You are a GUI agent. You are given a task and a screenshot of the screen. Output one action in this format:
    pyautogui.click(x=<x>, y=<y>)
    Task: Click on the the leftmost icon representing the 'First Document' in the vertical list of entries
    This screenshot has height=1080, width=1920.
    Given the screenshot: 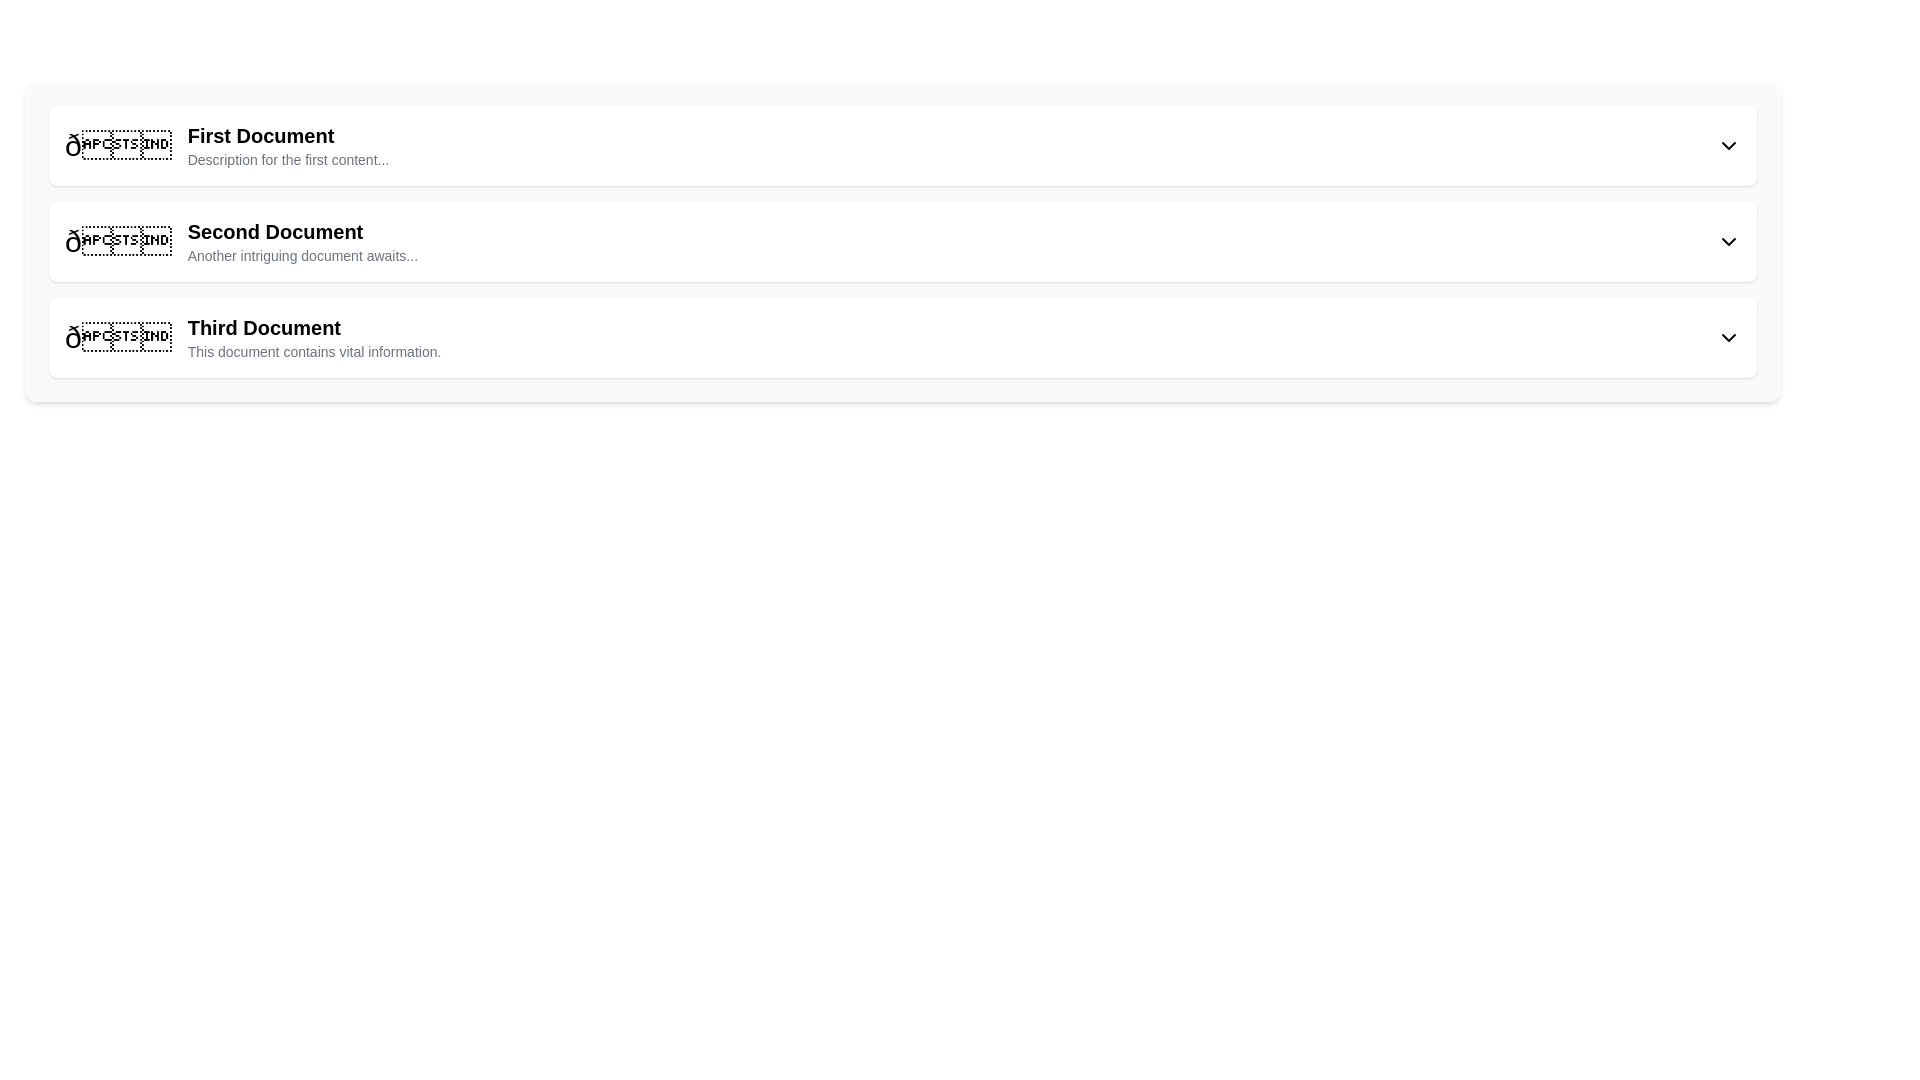 What is the action you would take?
    pyautogui.click(x=117, y=145)
    